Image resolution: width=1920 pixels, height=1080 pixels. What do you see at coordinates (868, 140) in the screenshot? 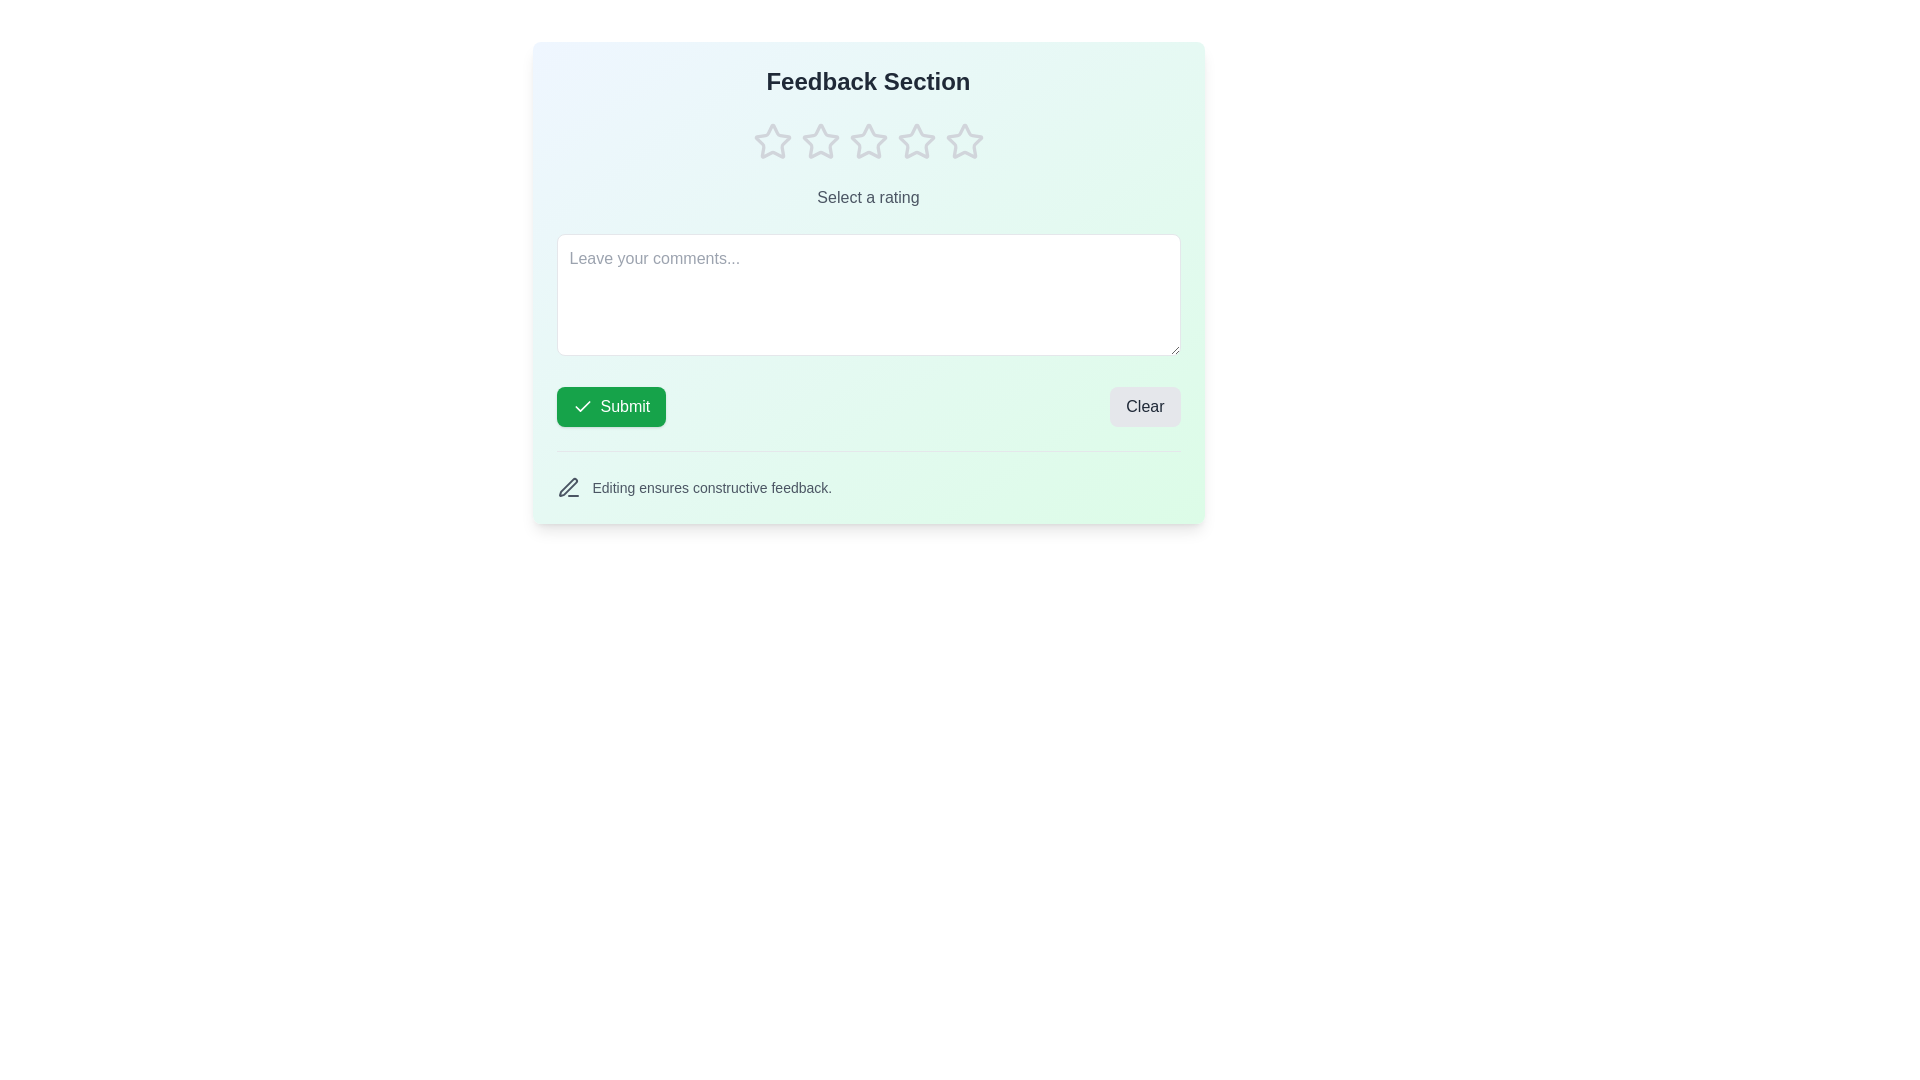
I see `the second star-shaped rating icon with a gray outline` at bounding box center [868, 140].